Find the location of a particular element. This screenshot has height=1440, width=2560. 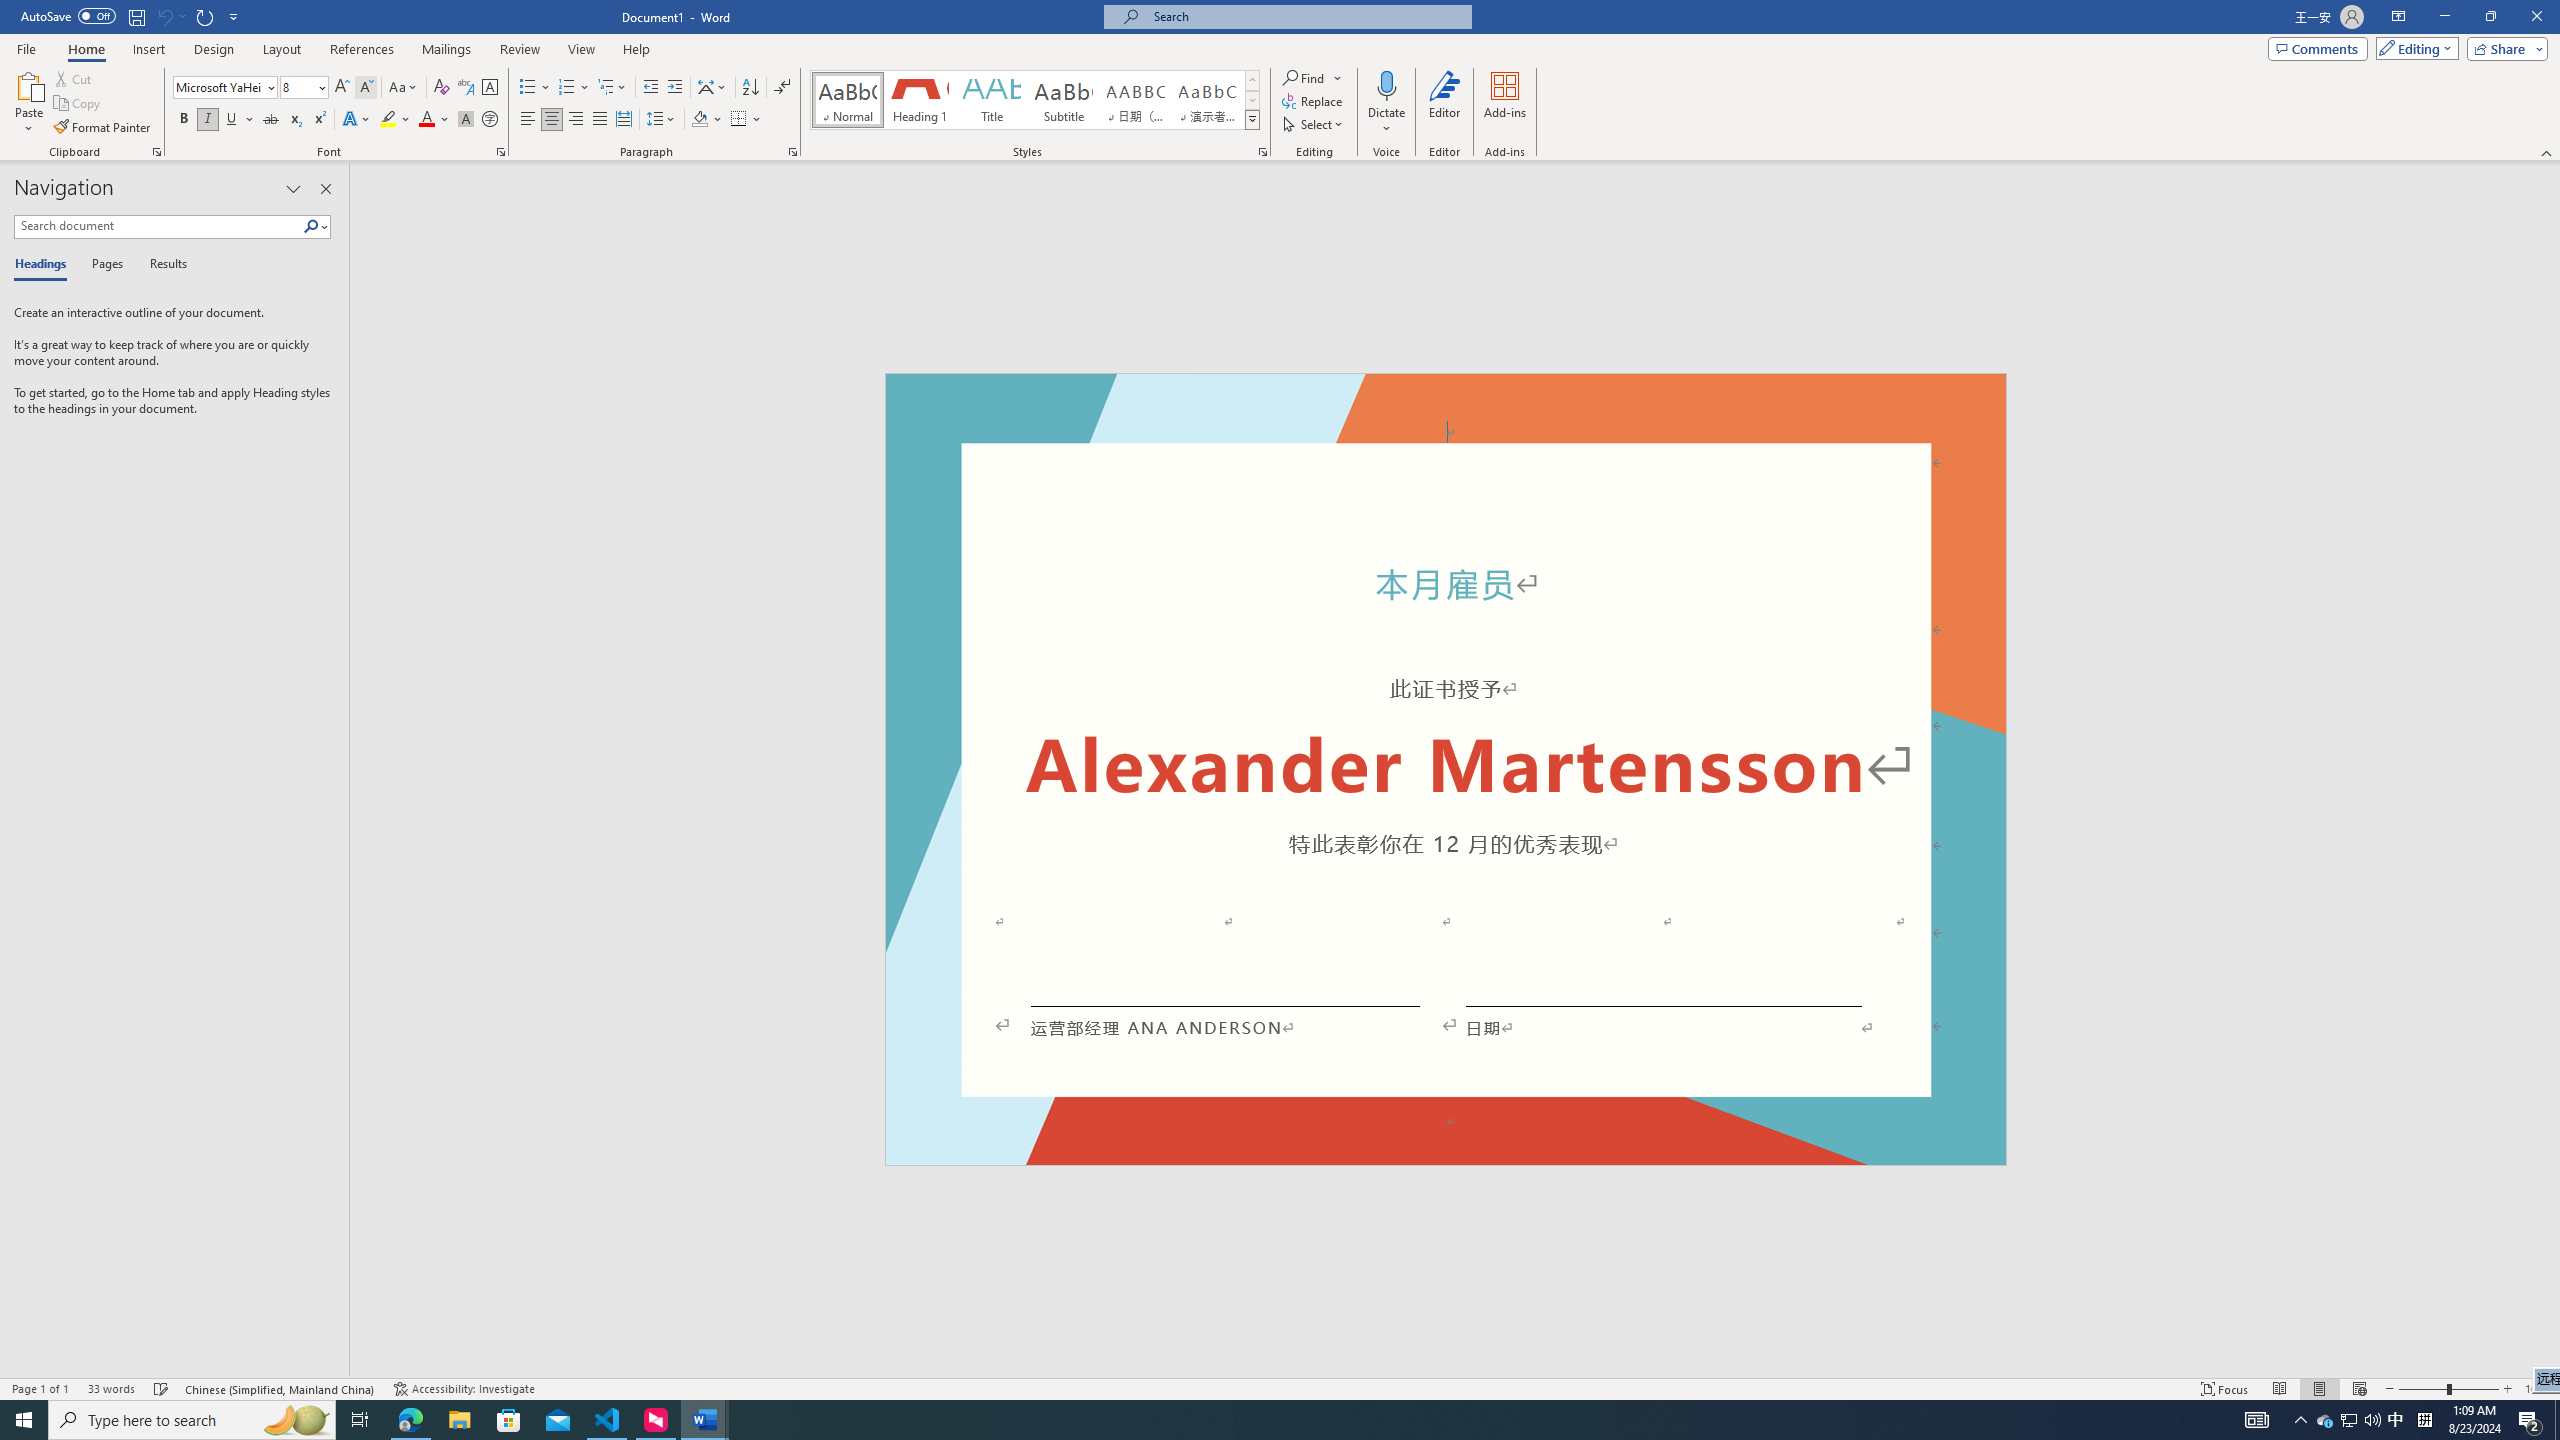

'More Options' is located at coordinates (1386, 120).